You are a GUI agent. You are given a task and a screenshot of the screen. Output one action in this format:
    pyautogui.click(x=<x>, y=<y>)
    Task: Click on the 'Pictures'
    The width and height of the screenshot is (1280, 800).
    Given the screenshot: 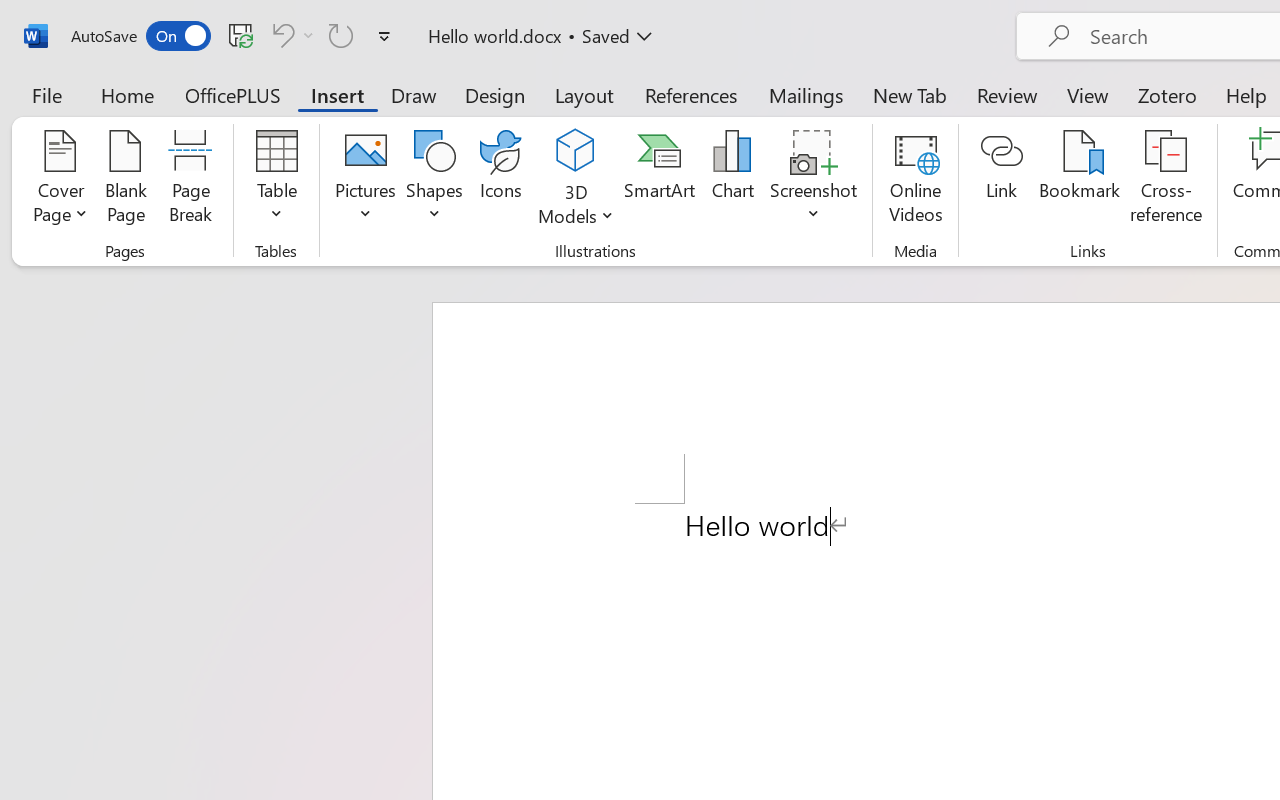 What is the action you would take?
    pyautogui.click(x=365, y=179)
    